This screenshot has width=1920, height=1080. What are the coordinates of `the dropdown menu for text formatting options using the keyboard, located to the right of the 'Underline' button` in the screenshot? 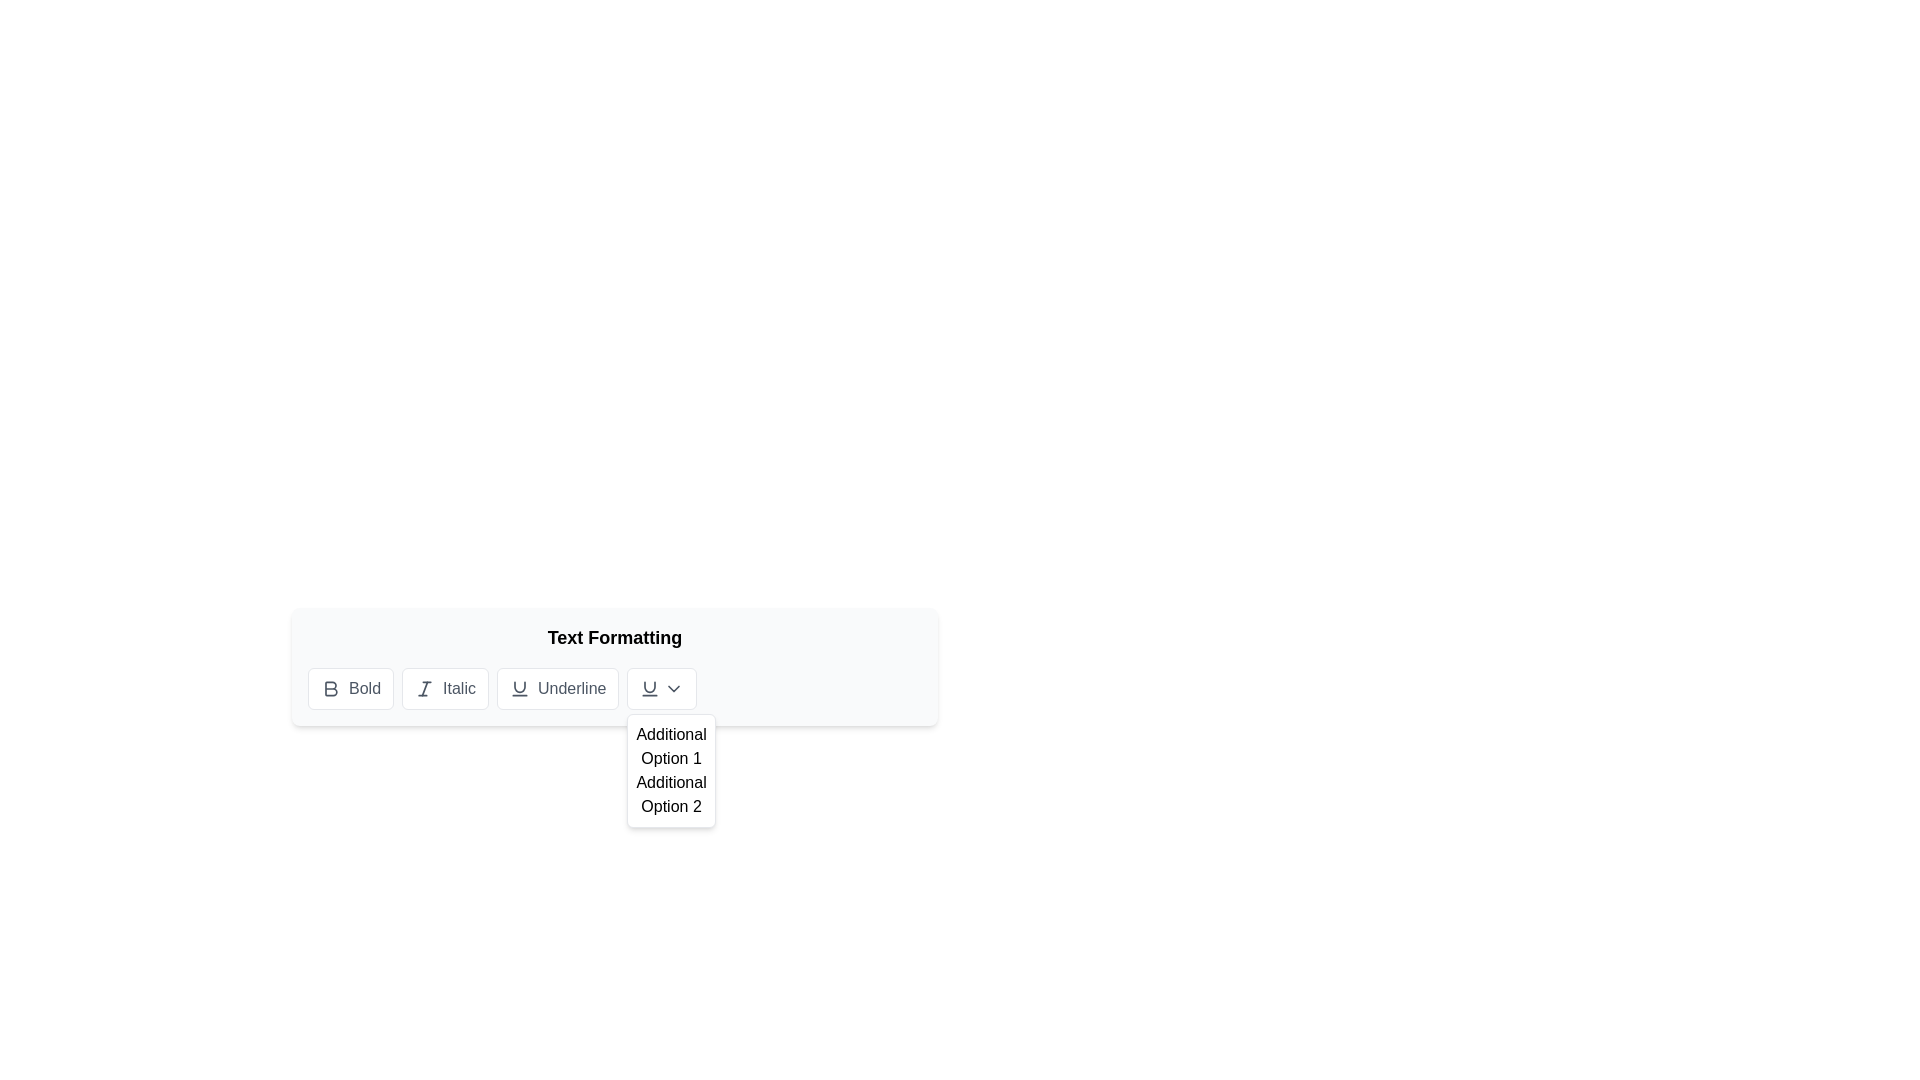 It's located at (662, 688).